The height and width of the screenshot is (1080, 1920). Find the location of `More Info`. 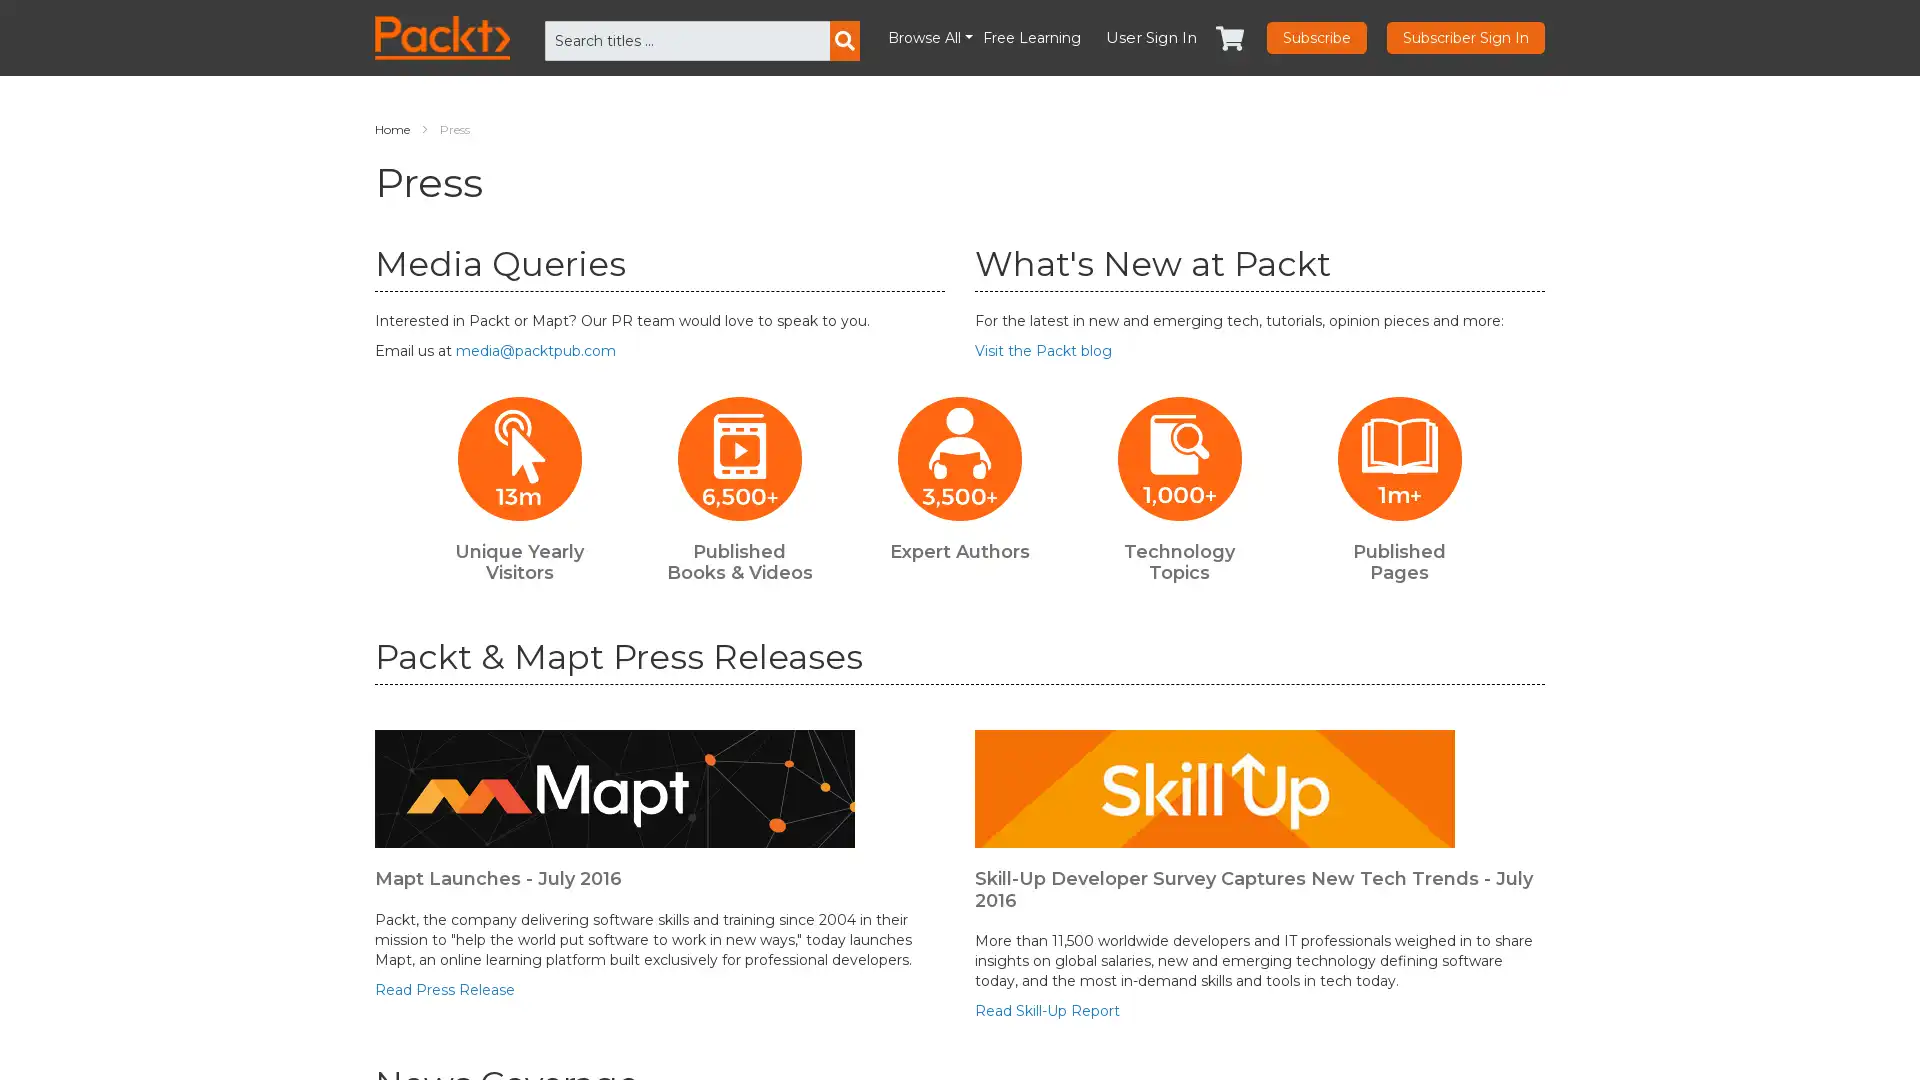

More Info is located at coordinates (1635, 1037).